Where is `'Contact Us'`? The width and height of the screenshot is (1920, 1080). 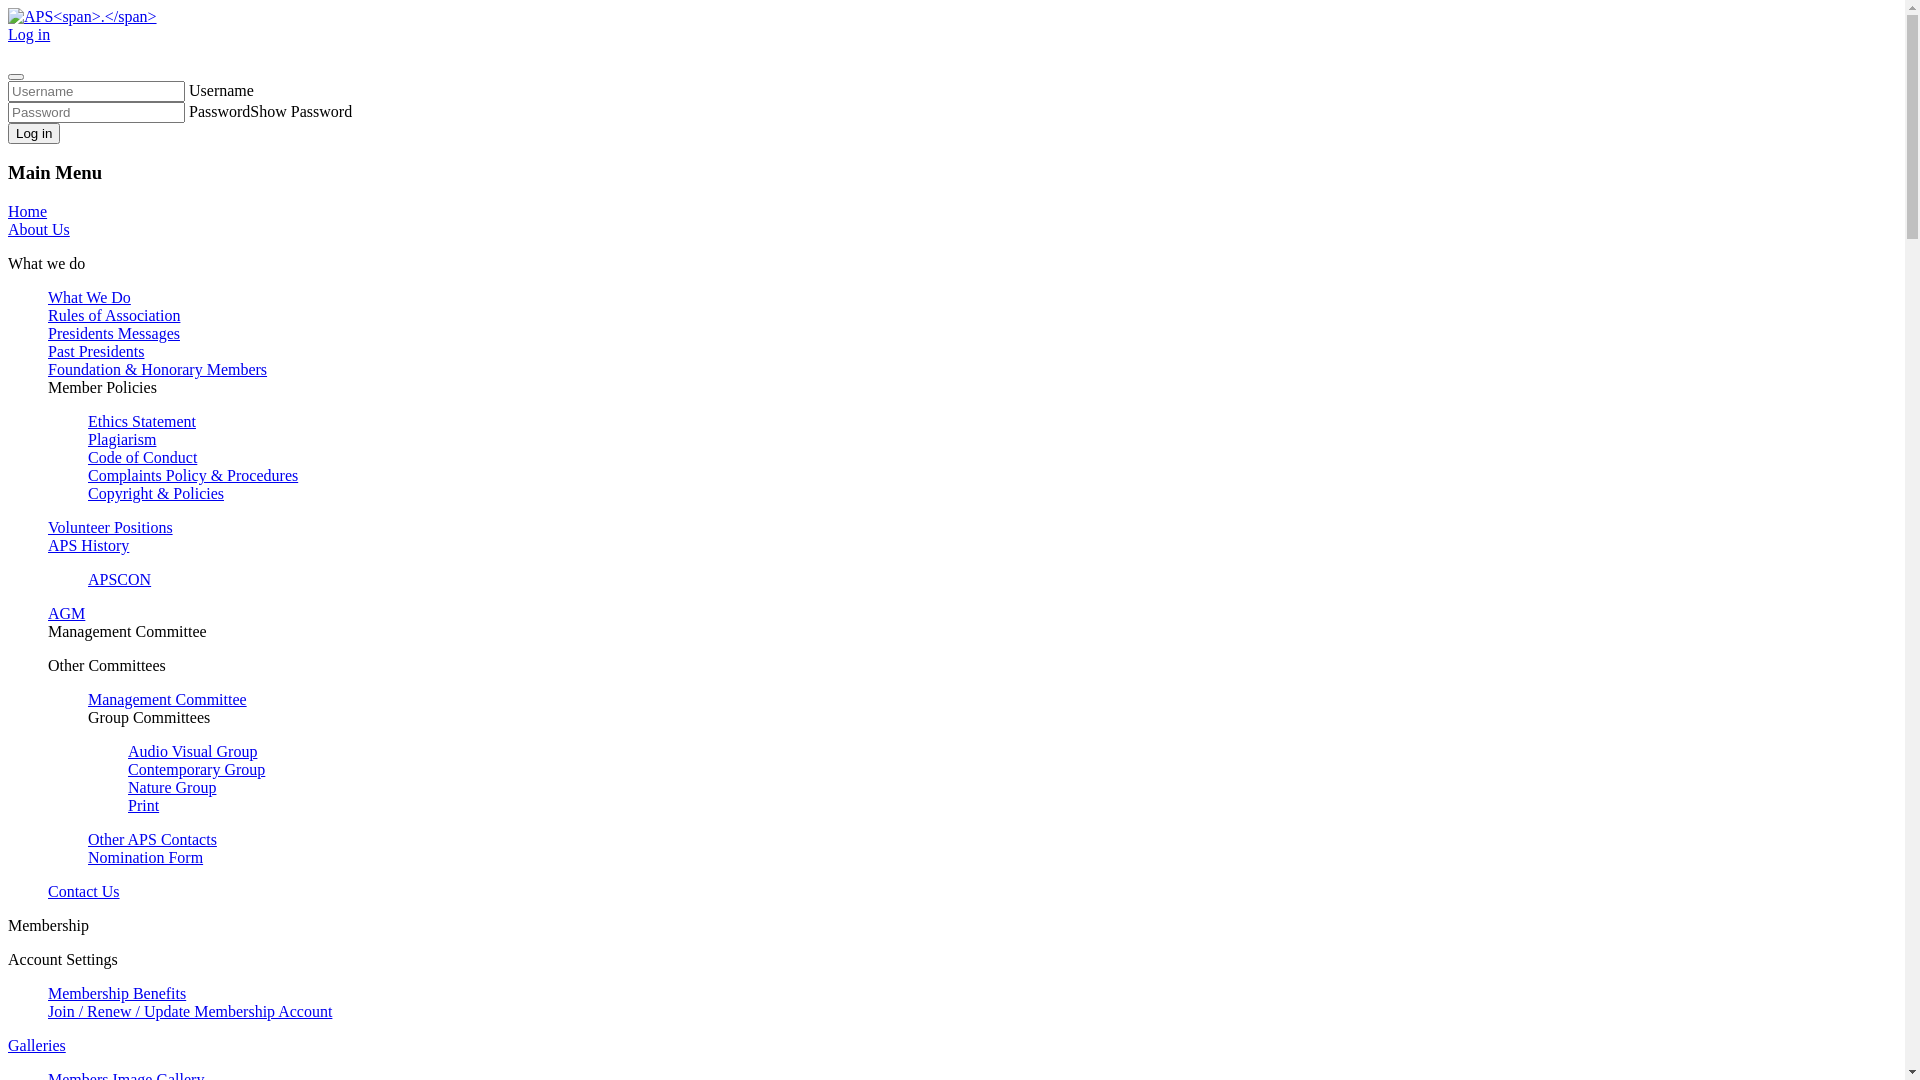
'Contact Us' is located at coordinates (82, 890).